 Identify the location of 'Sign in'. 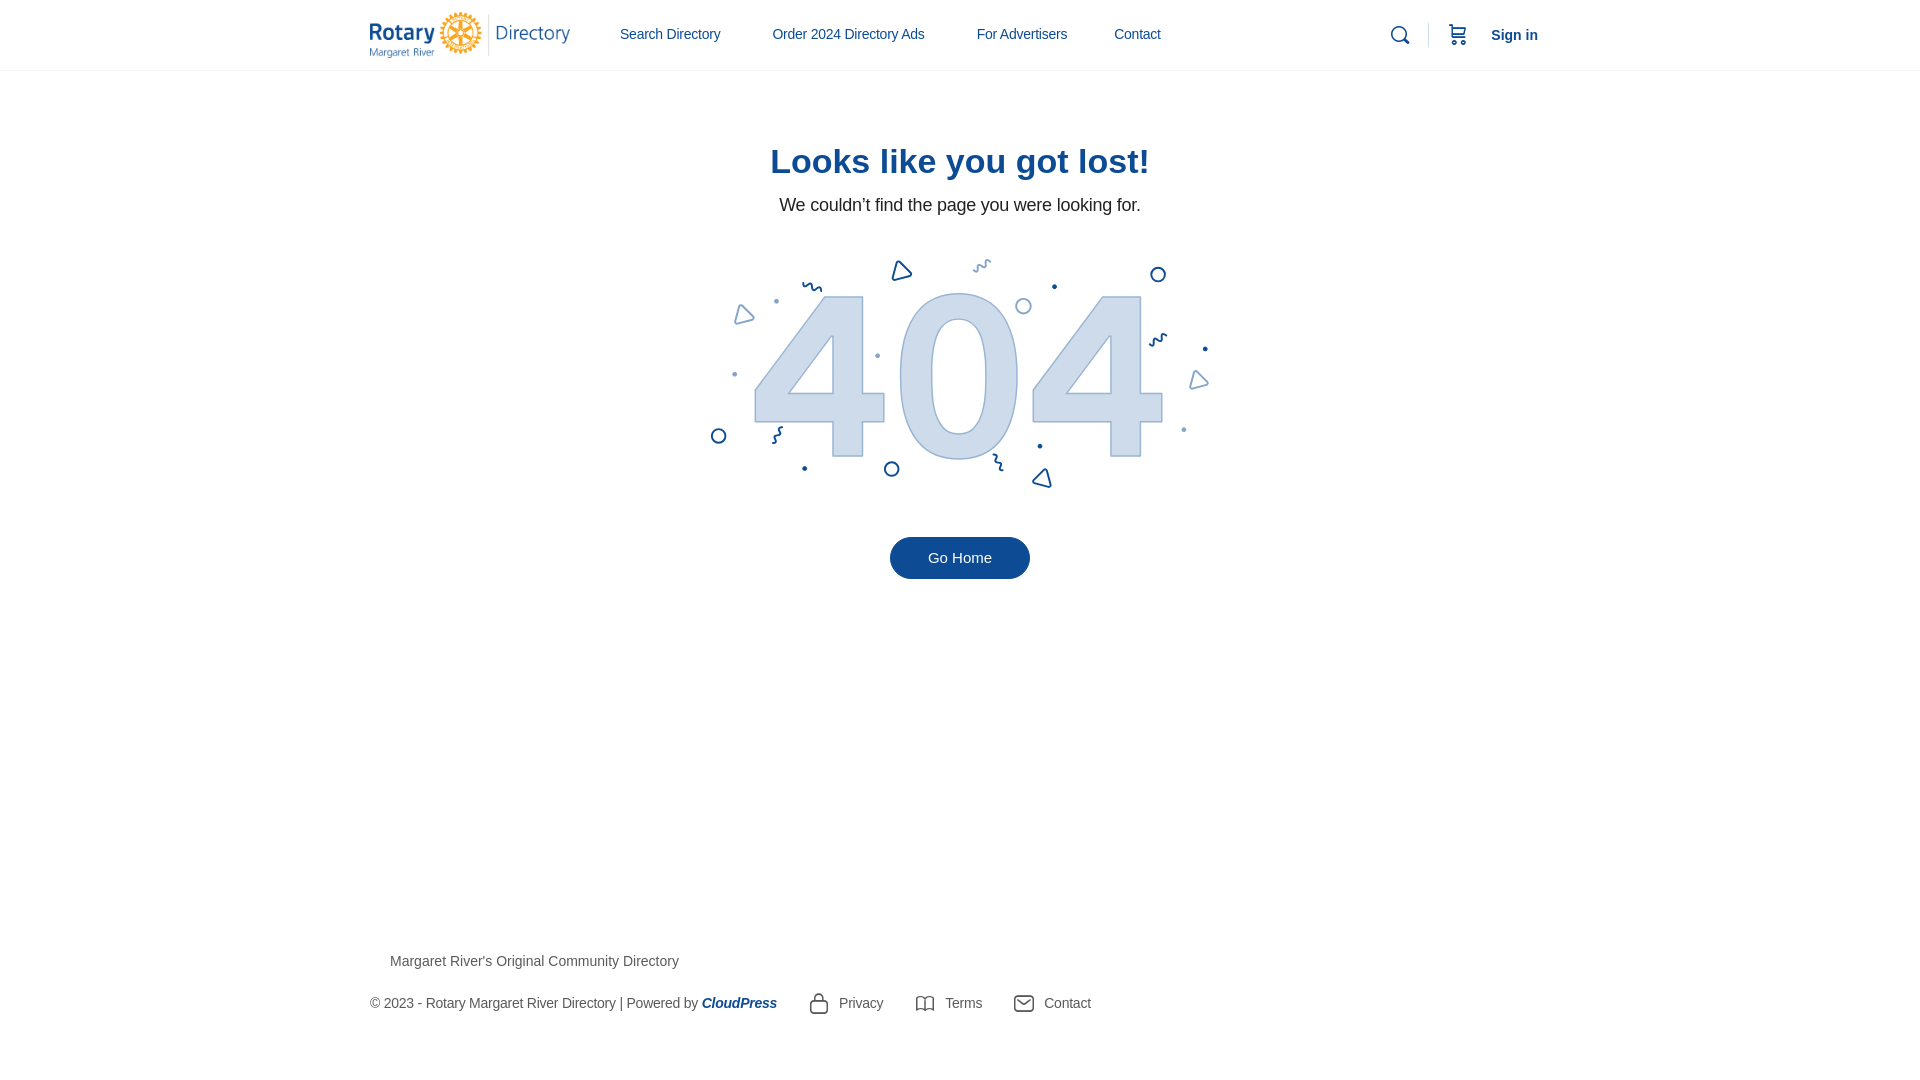
(1514, 34).